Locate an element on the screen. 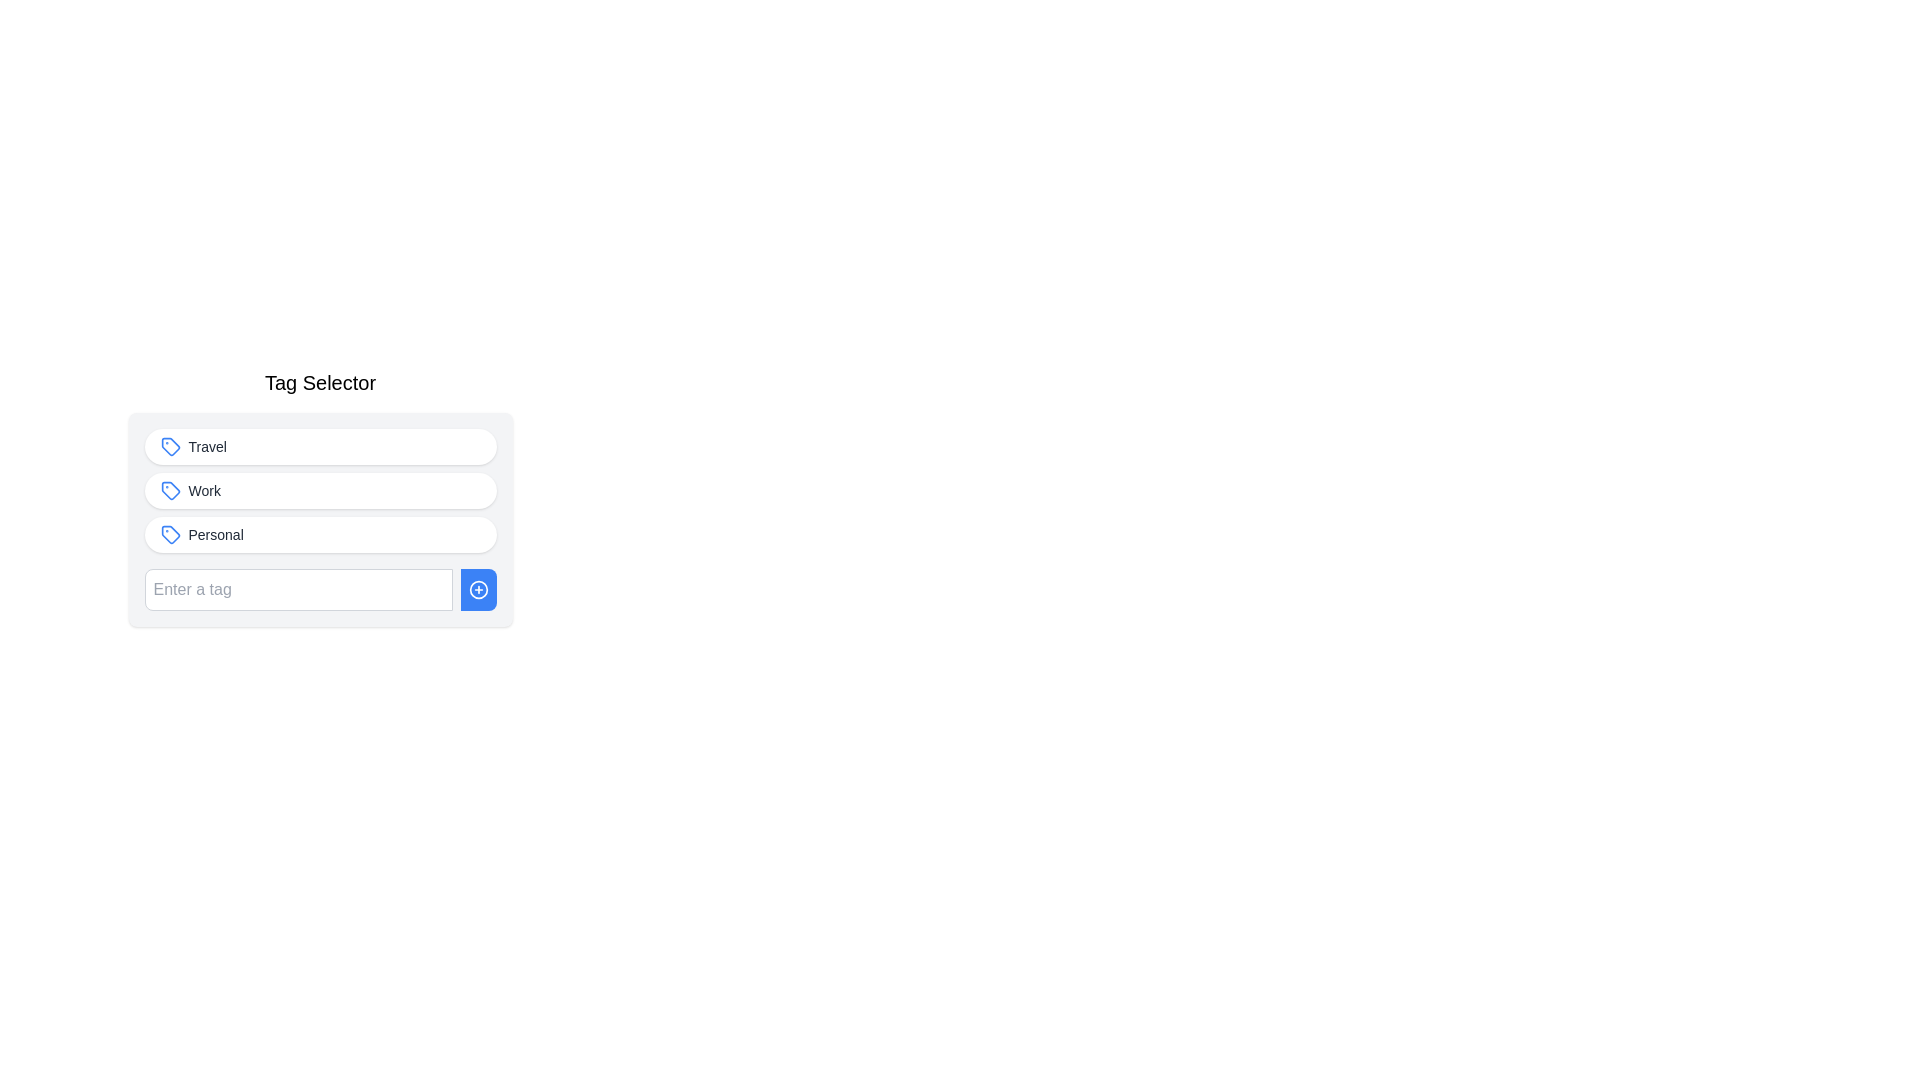 Image resolution: width=1920 pixels, height=1080 pixels. the 'Work' button, which is the second button in a vertical stack of buttons labeled 'Travel', 'Work', and 'Personal' is located at coordinates (320, 490).